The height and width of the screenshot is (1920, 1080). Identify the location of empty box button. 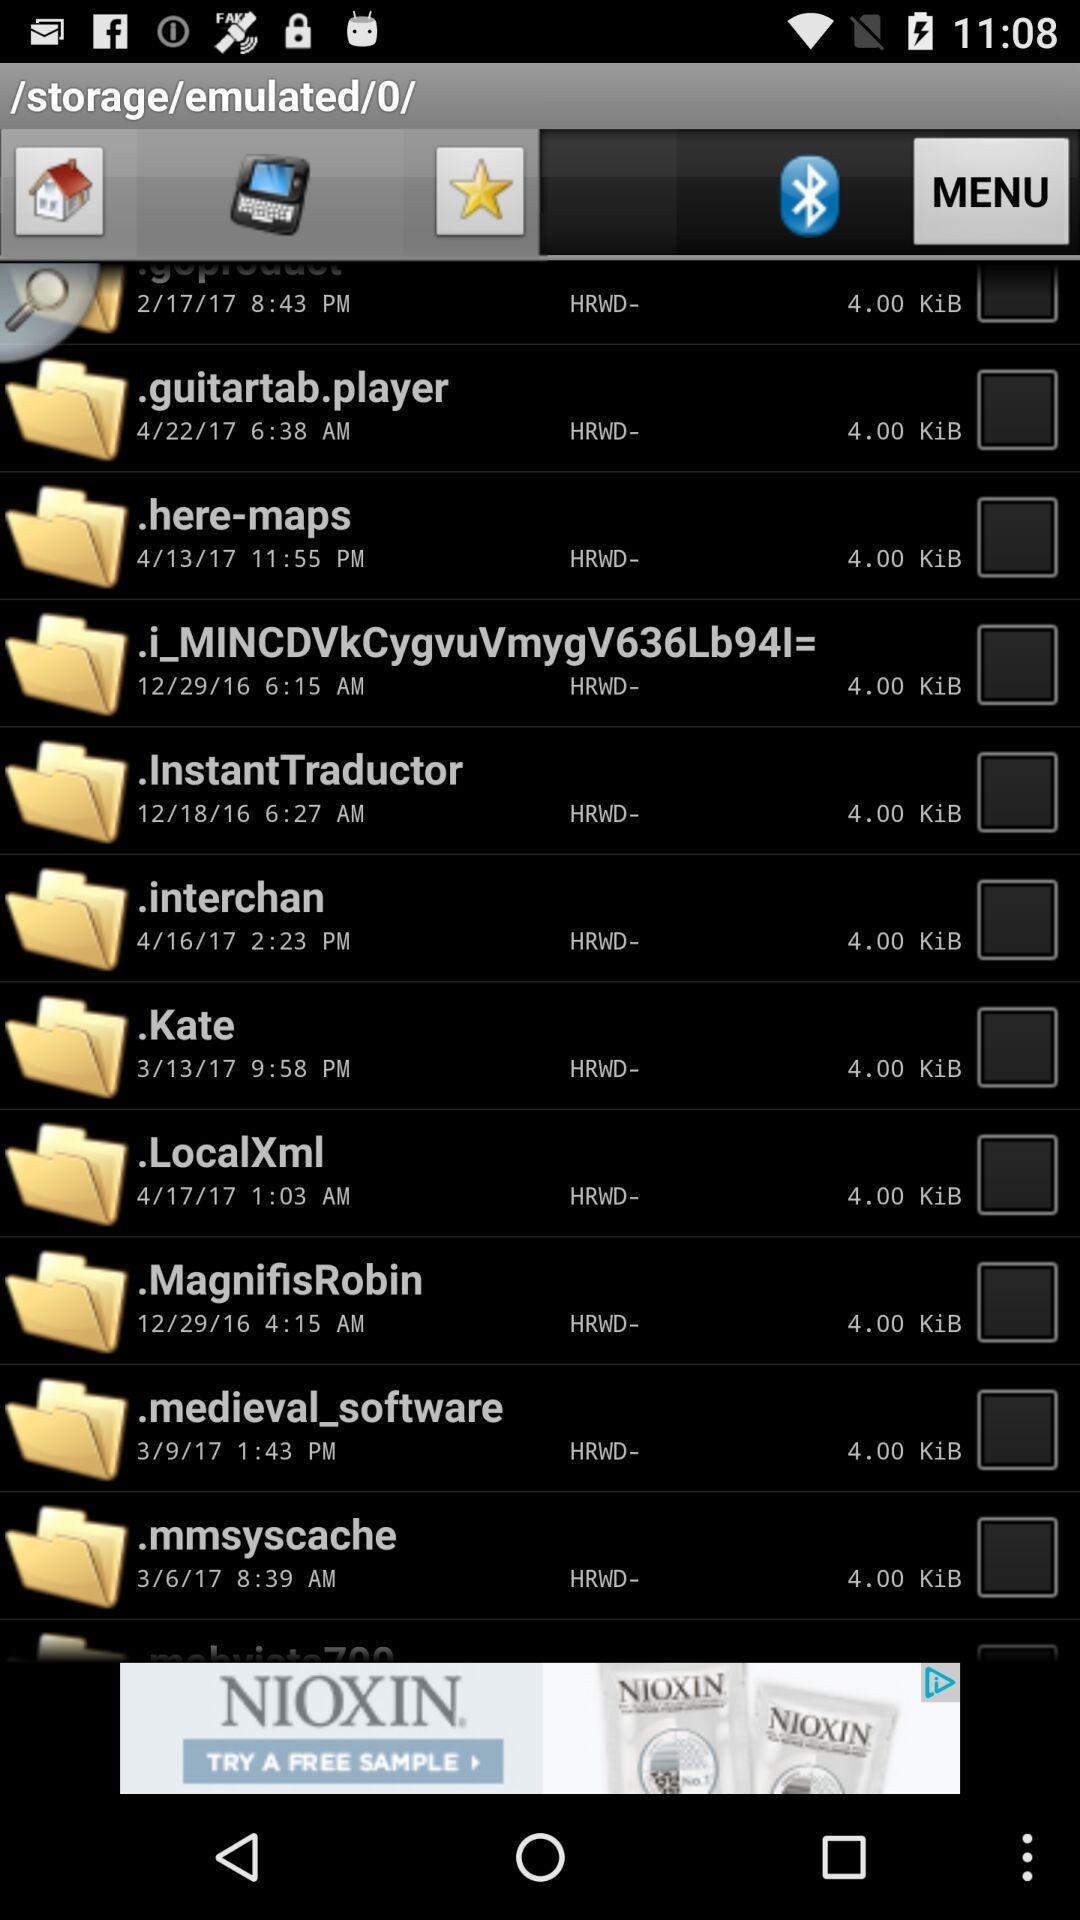
(1023, 302).